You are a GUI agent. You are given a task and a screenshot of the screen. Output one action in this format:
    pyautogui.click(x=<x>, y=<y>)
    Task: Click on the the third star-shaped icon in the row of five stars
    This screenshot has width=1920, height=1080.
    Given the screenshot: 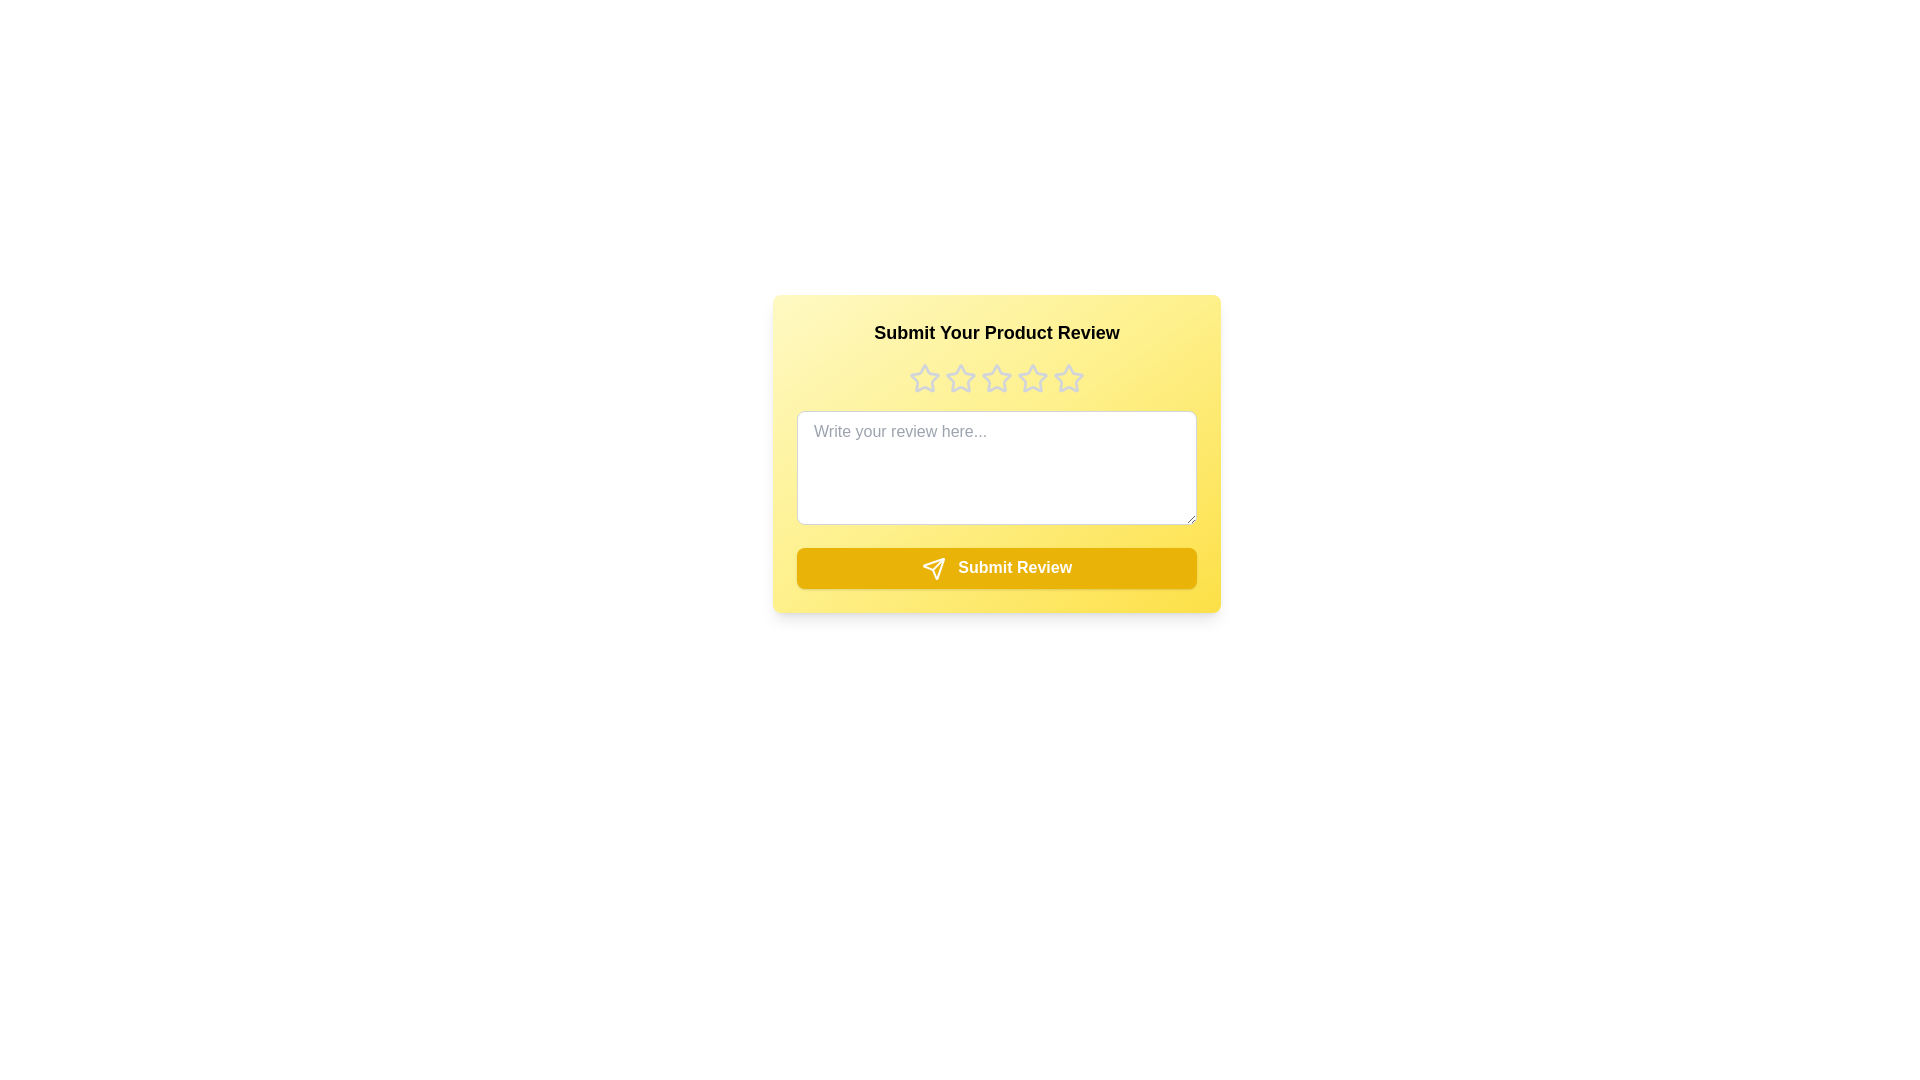 What is the action you would take?
    pyautogui.click(x=996, y=378)
    